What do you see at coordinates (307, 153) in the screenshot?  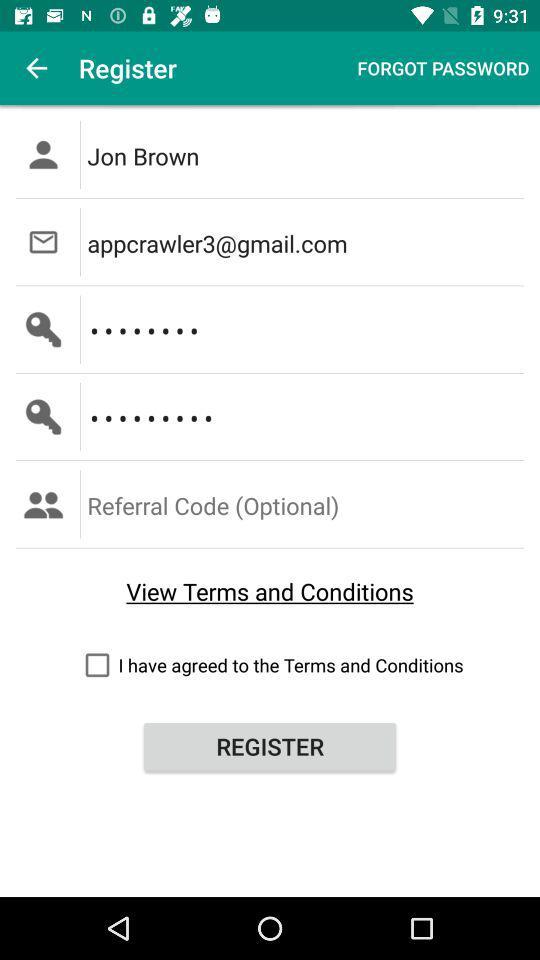 I see `the jon brown` at bounding box center [307, 153].